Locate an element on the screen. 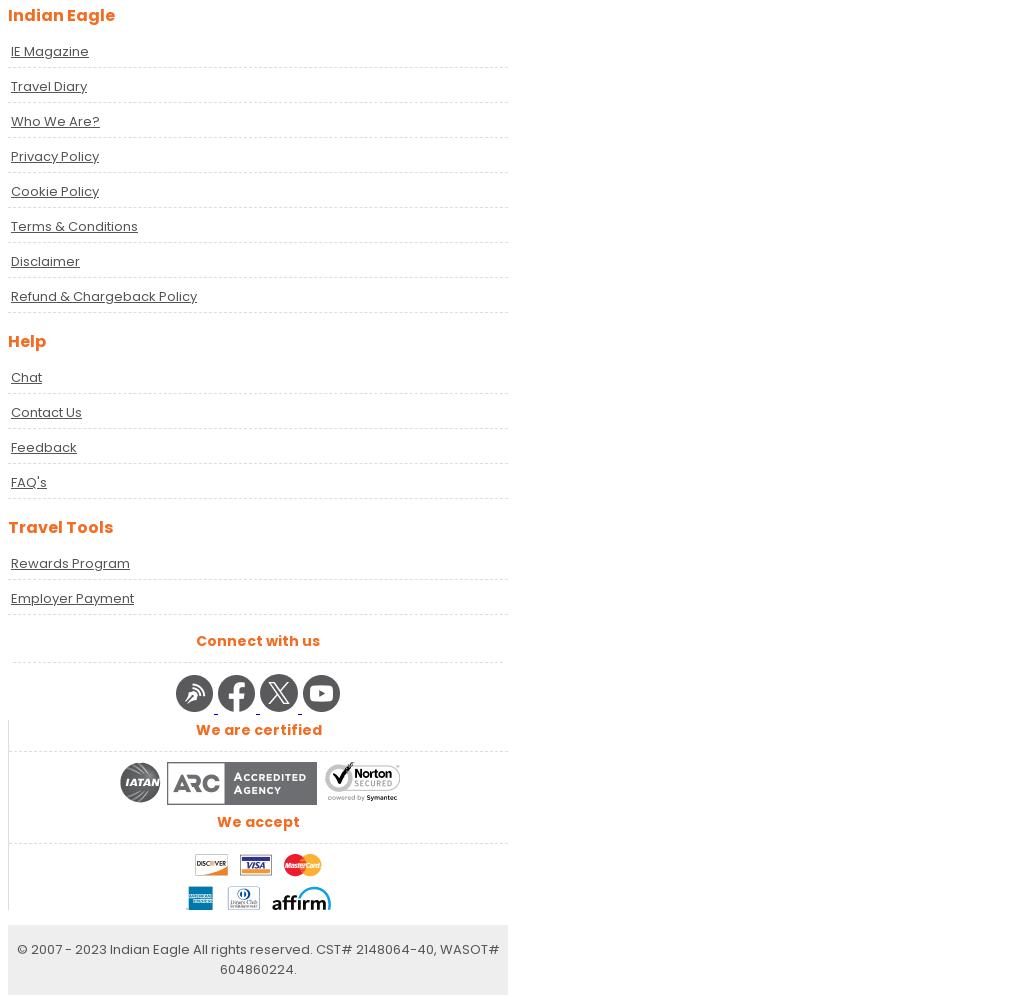 Image resolution: width=1018 pixels, height=998 pixels. 'Privacy Policy' is located at coordinates (54, 154).